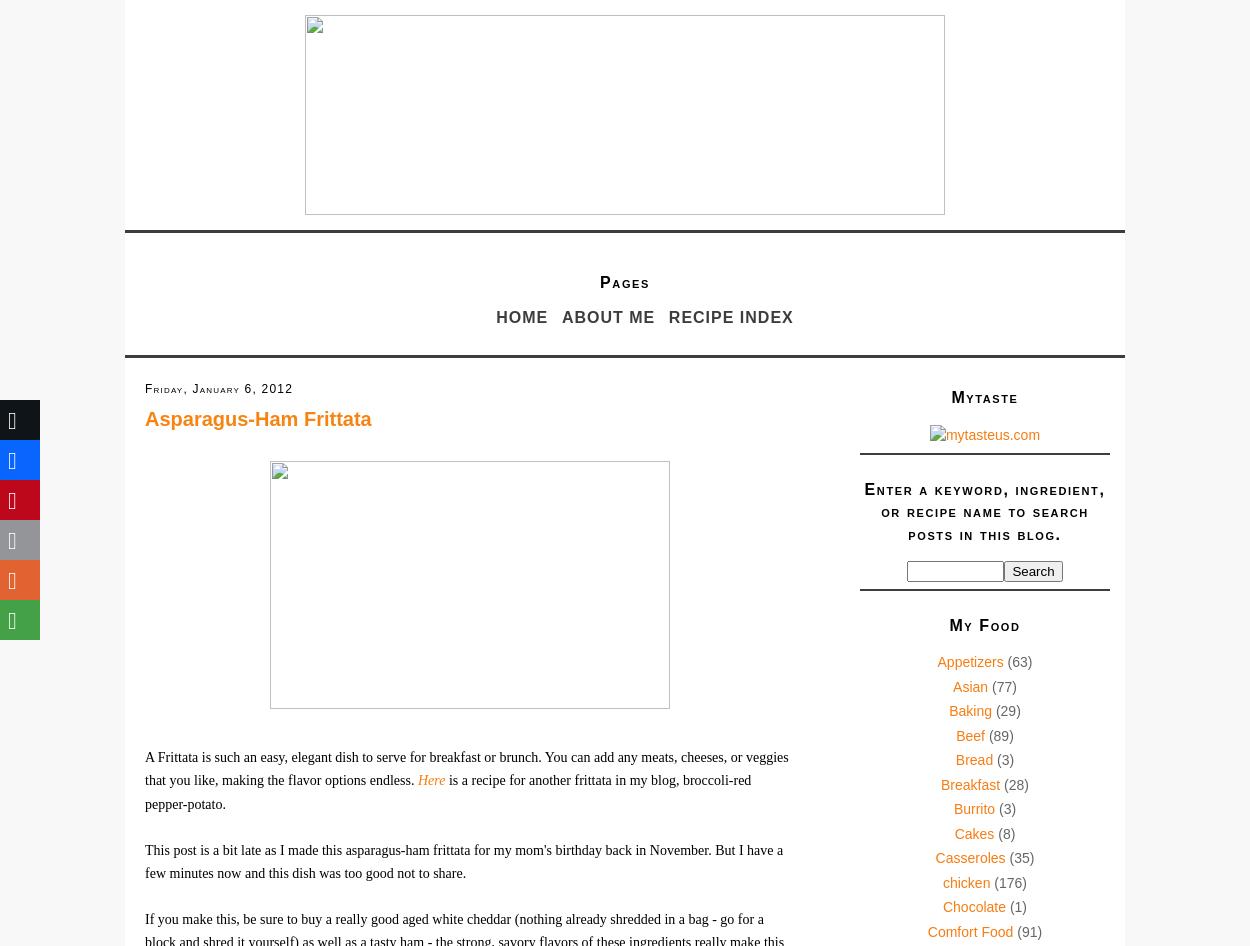 The height and width of the screenshot is (946, 1250). I want to click on 'Recipe Index', so click(729, 317).